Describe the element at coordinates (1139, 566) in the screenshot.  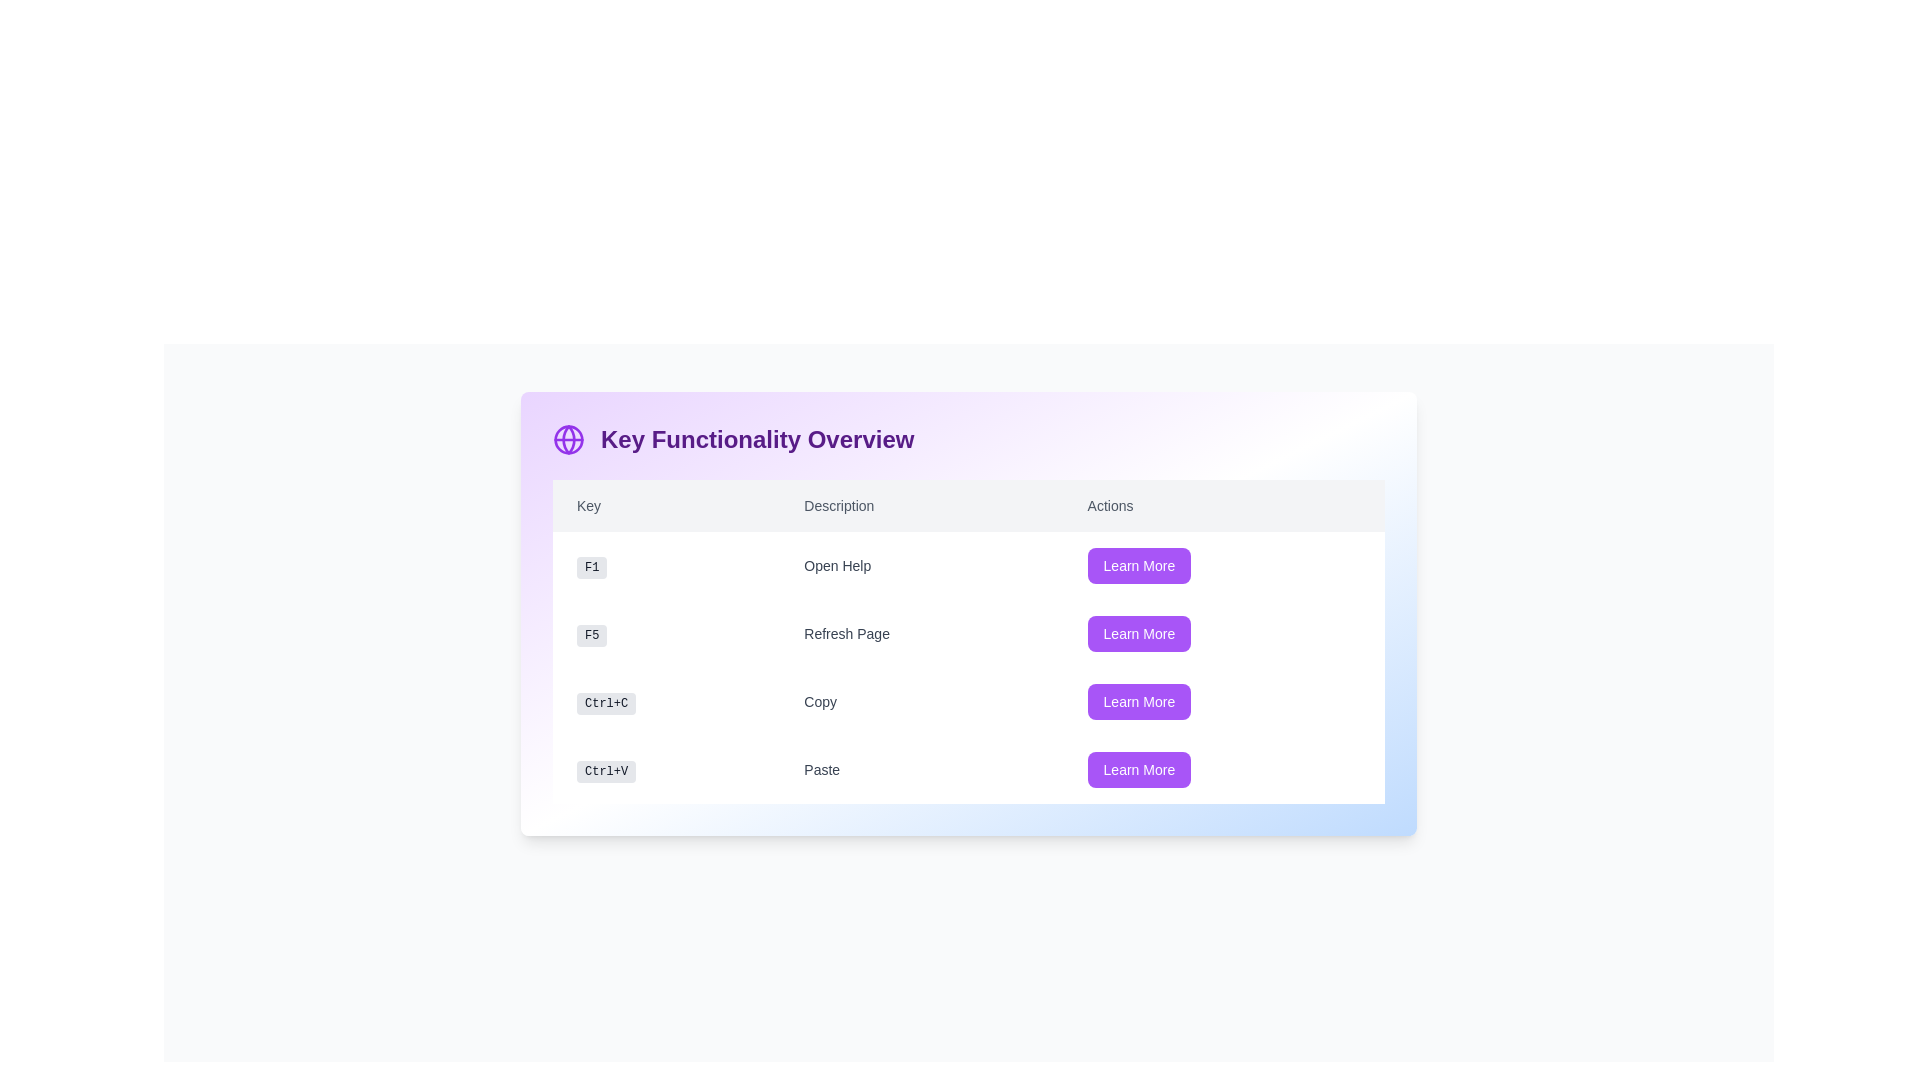
I see `the 'Learn More' button located in the rightmost column under the 'Actions' header, aligned with the row labeled 'Open Help'` at that location.